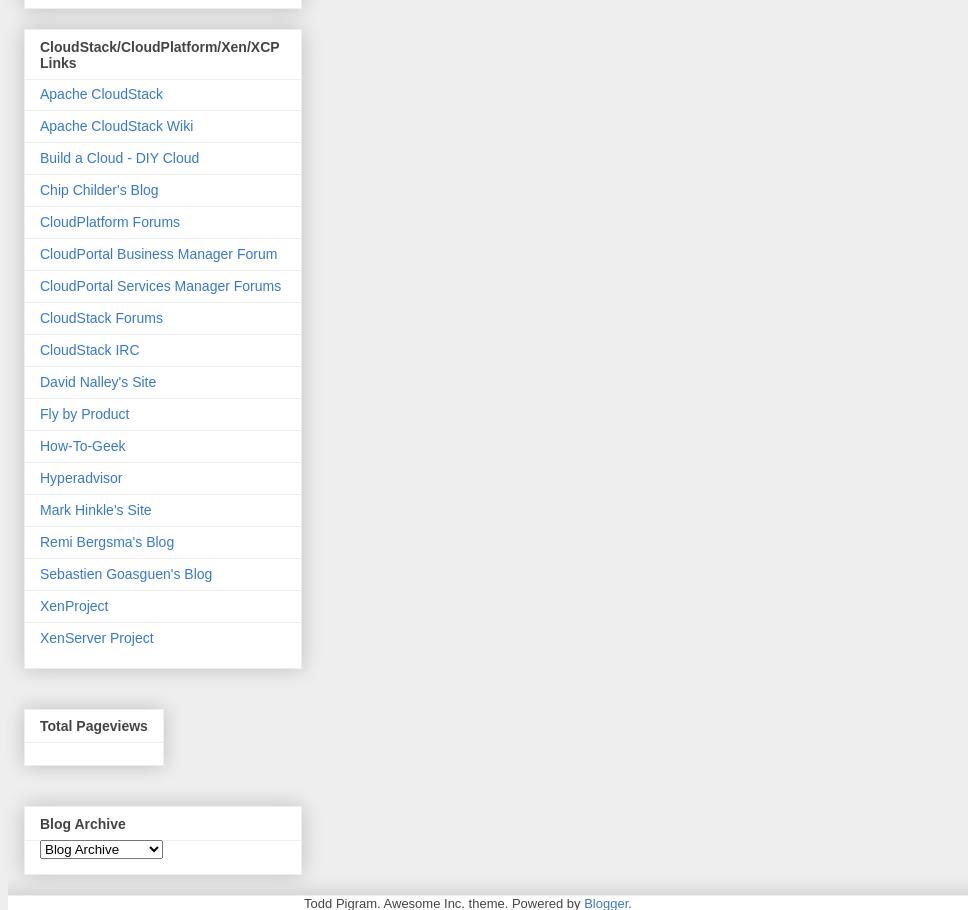  I want to click on 'CloudStack/CloudPlatform/Xen/XCP Links', so click(158, 53).